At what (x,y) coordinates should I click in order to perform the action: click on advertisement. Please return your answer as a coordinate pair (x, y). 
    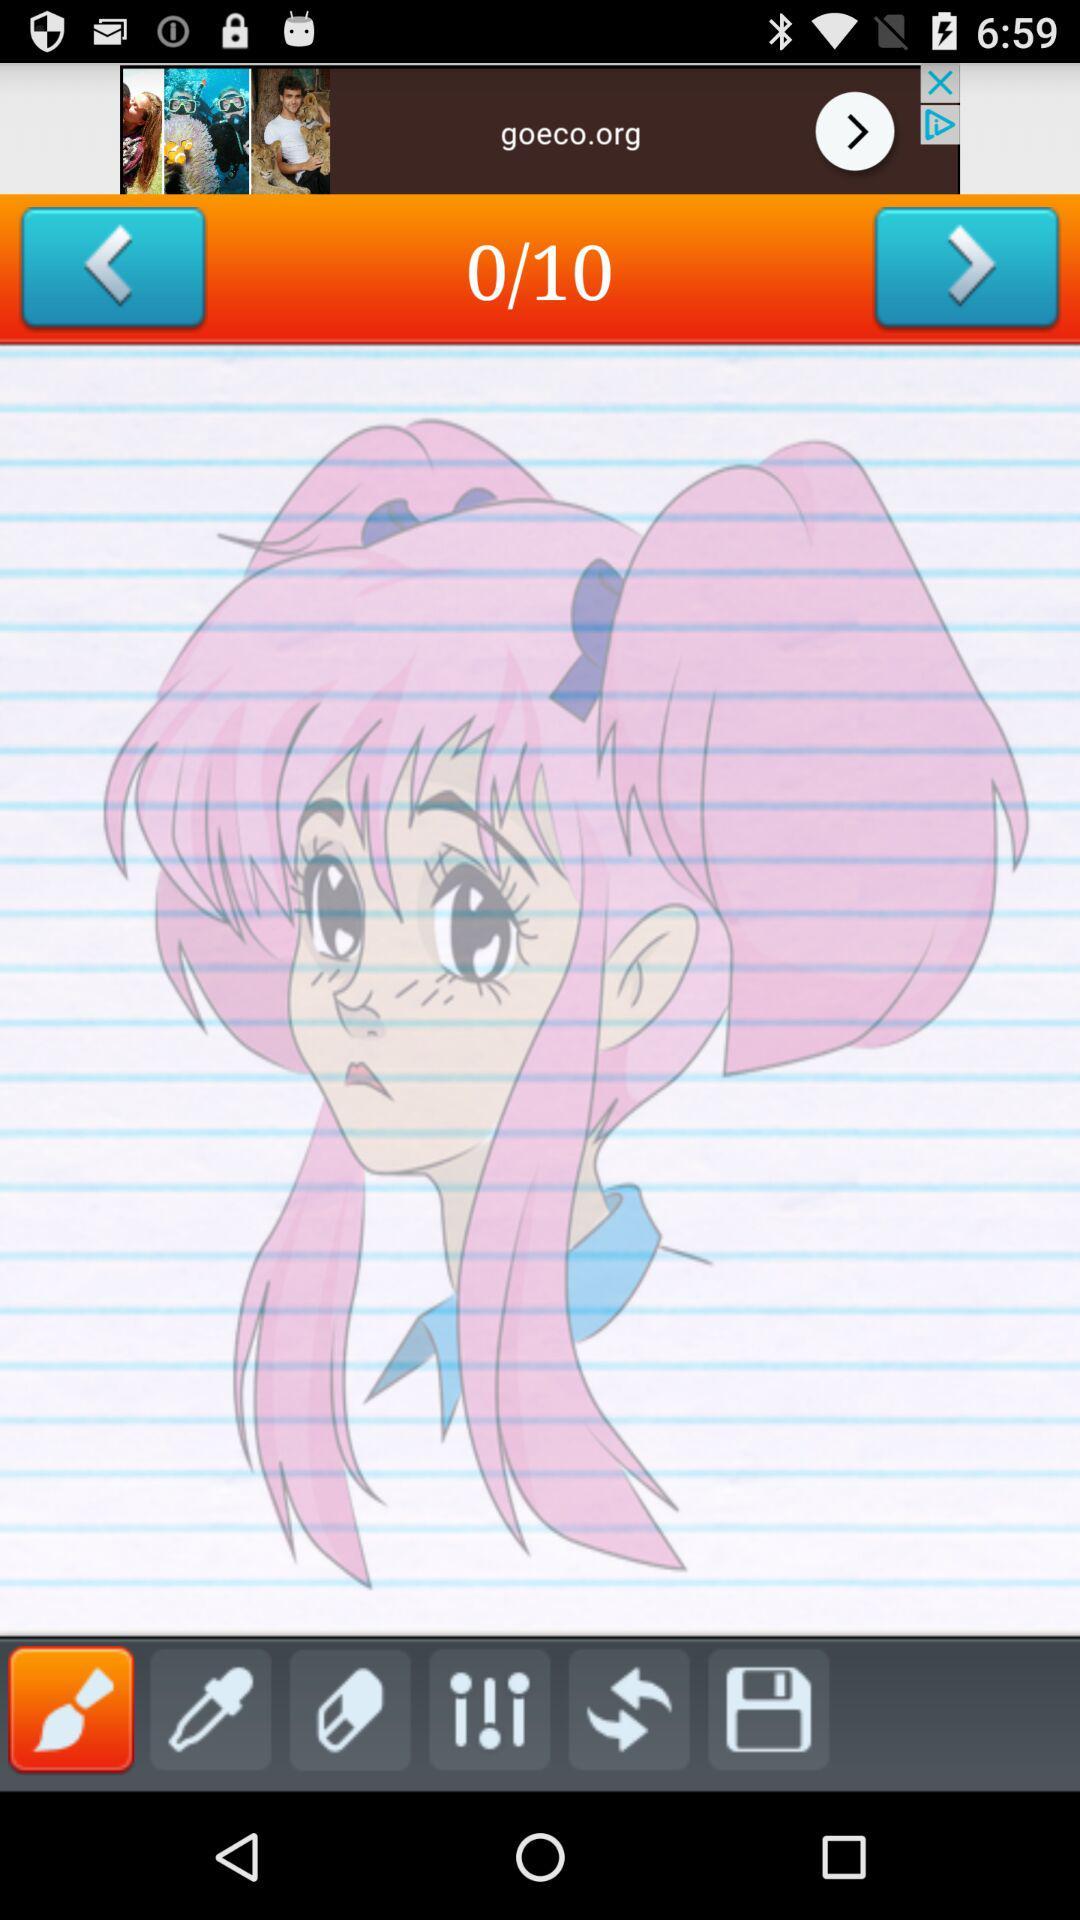
    Looking at the image, I should click on (540, 127).